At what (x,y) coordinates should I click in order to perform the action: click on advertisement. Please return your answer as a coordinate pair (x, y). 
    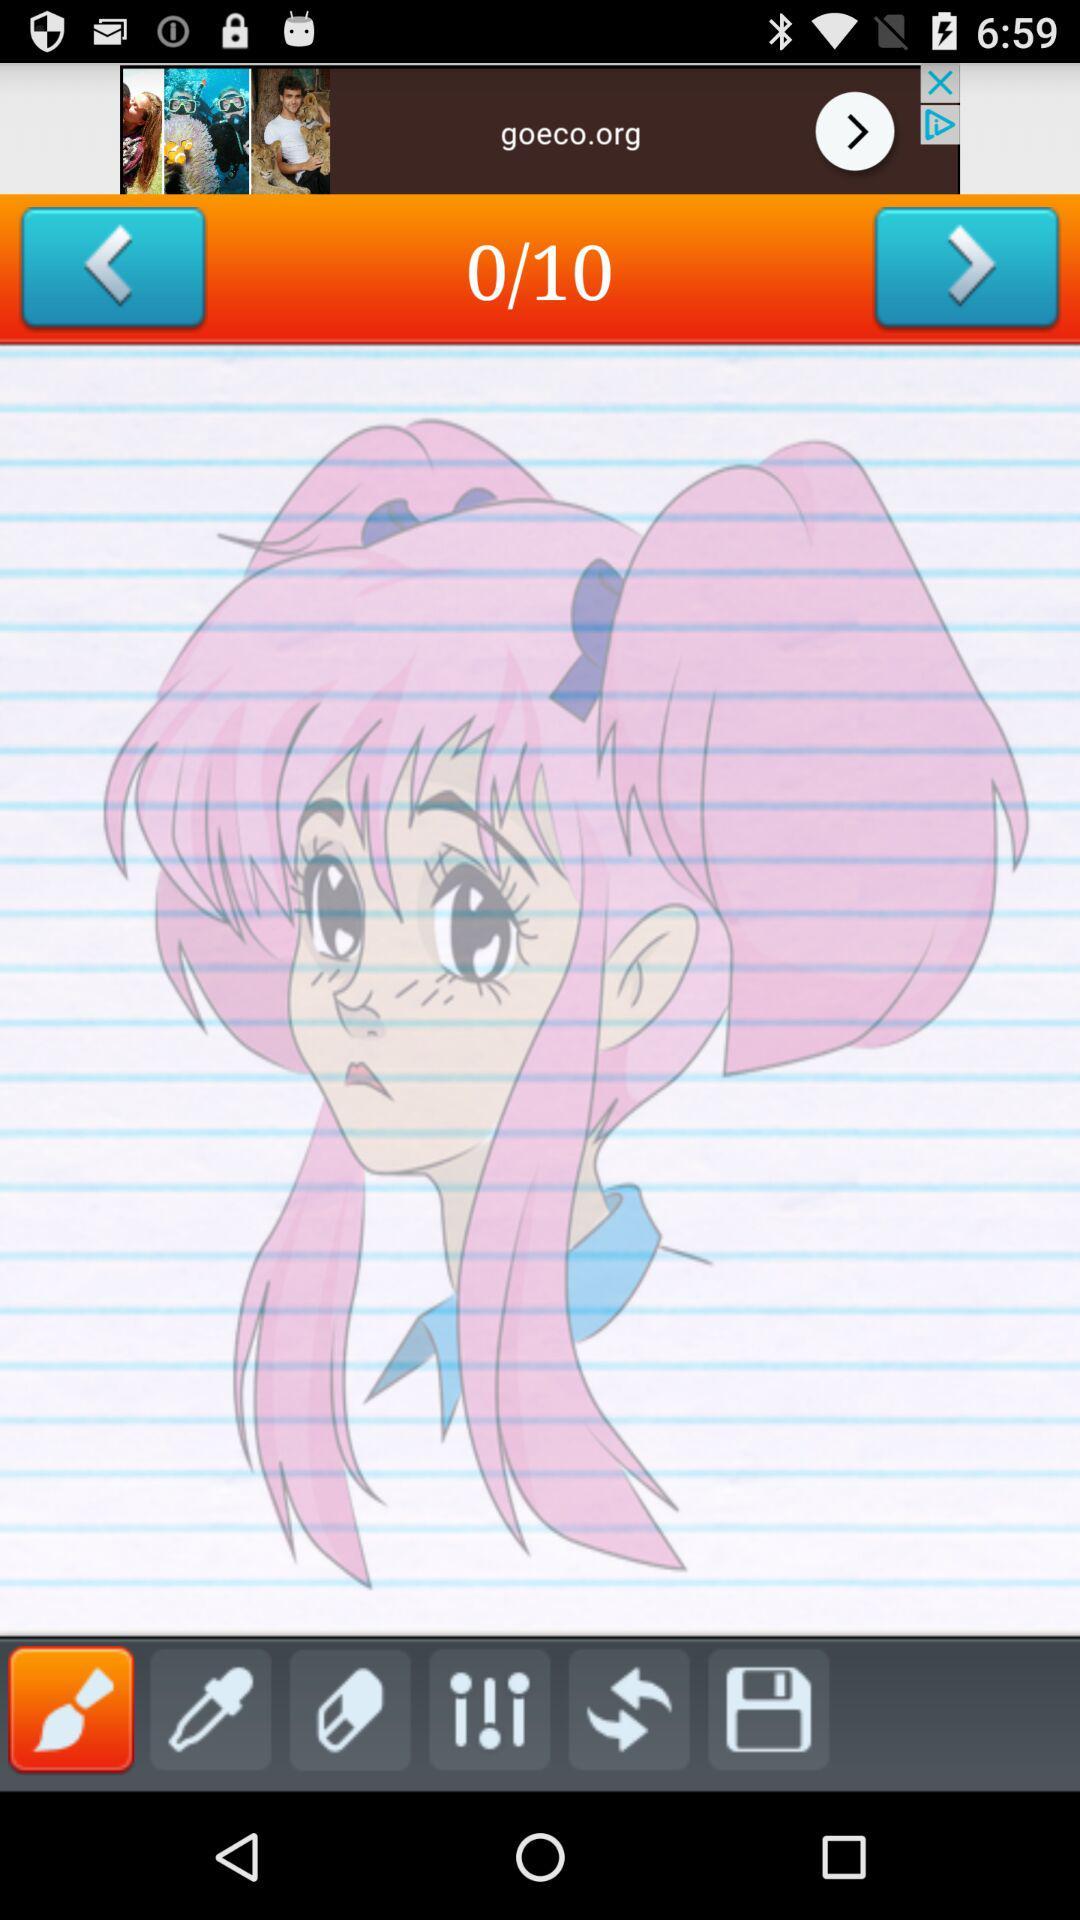
    Looking at the image, I should click on (540, 127).